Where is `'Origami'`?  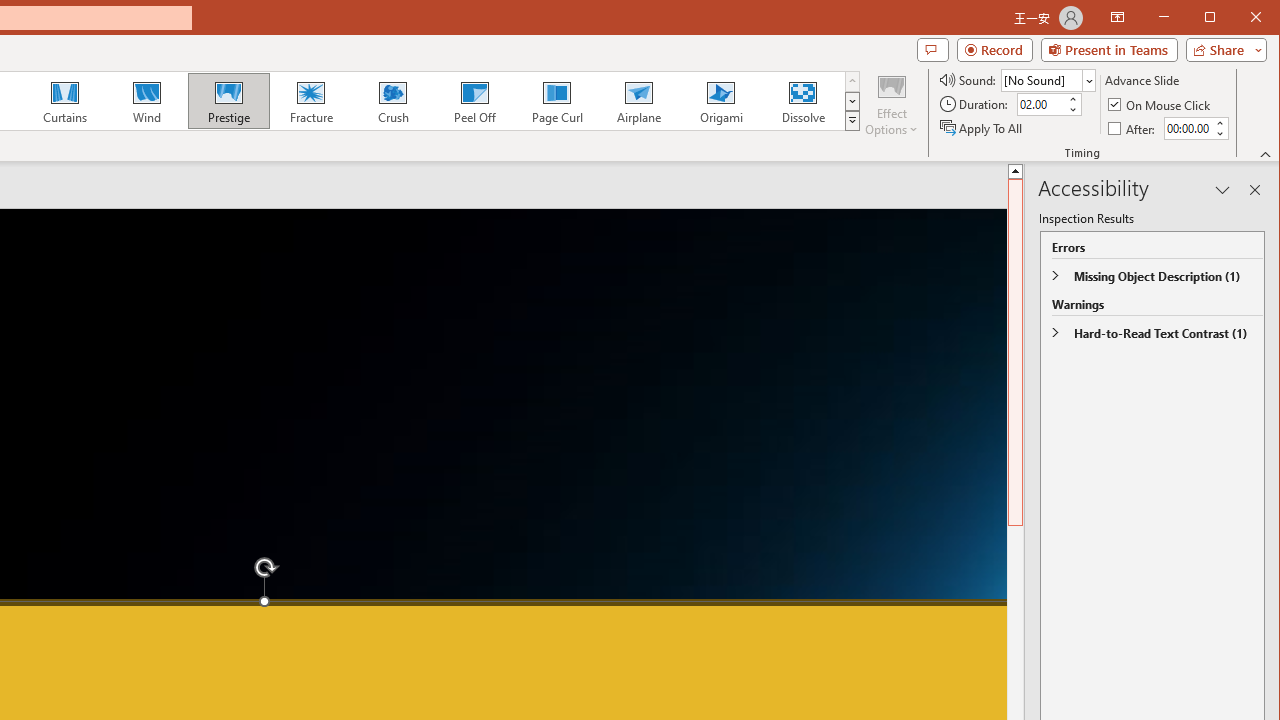 'Origami' is located at coordinates (720, 100).